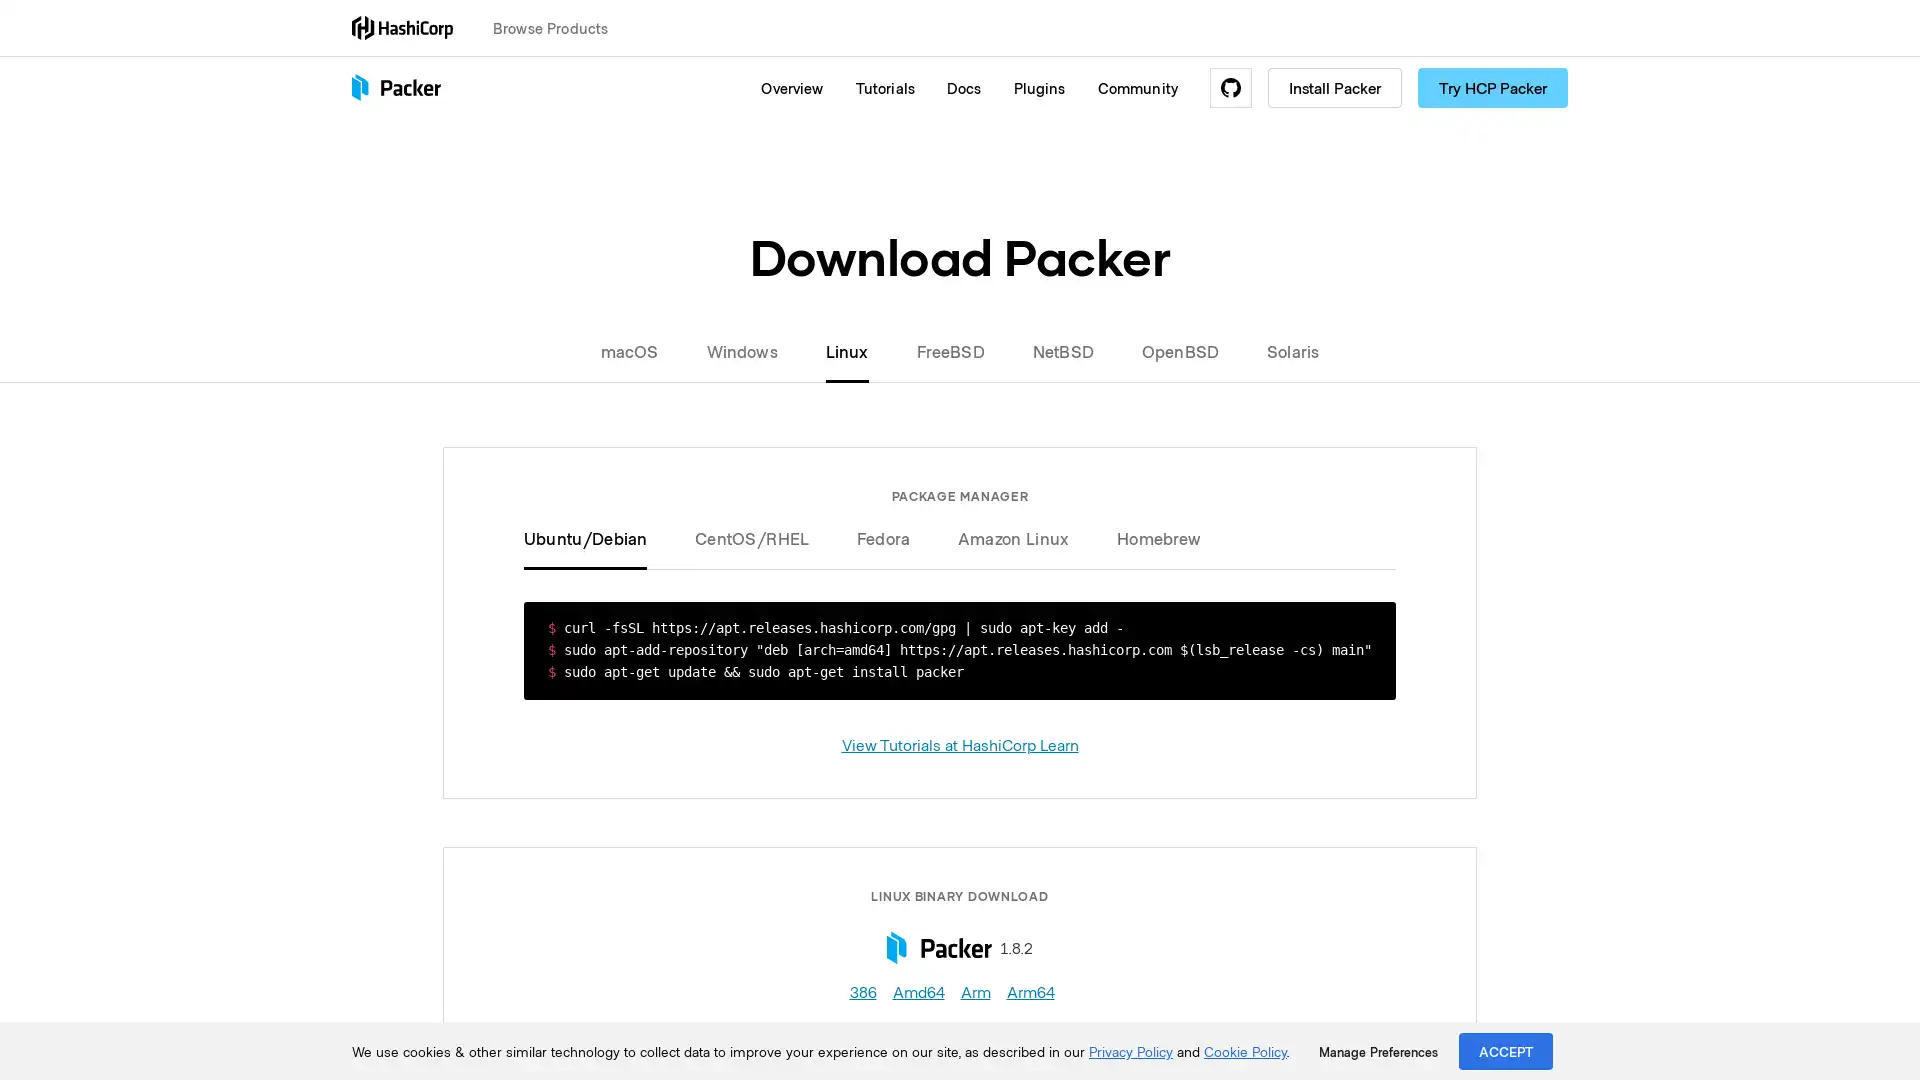  Describe the element at coordinates (740, 350) in the screenshot. I see `Windows` at that location.